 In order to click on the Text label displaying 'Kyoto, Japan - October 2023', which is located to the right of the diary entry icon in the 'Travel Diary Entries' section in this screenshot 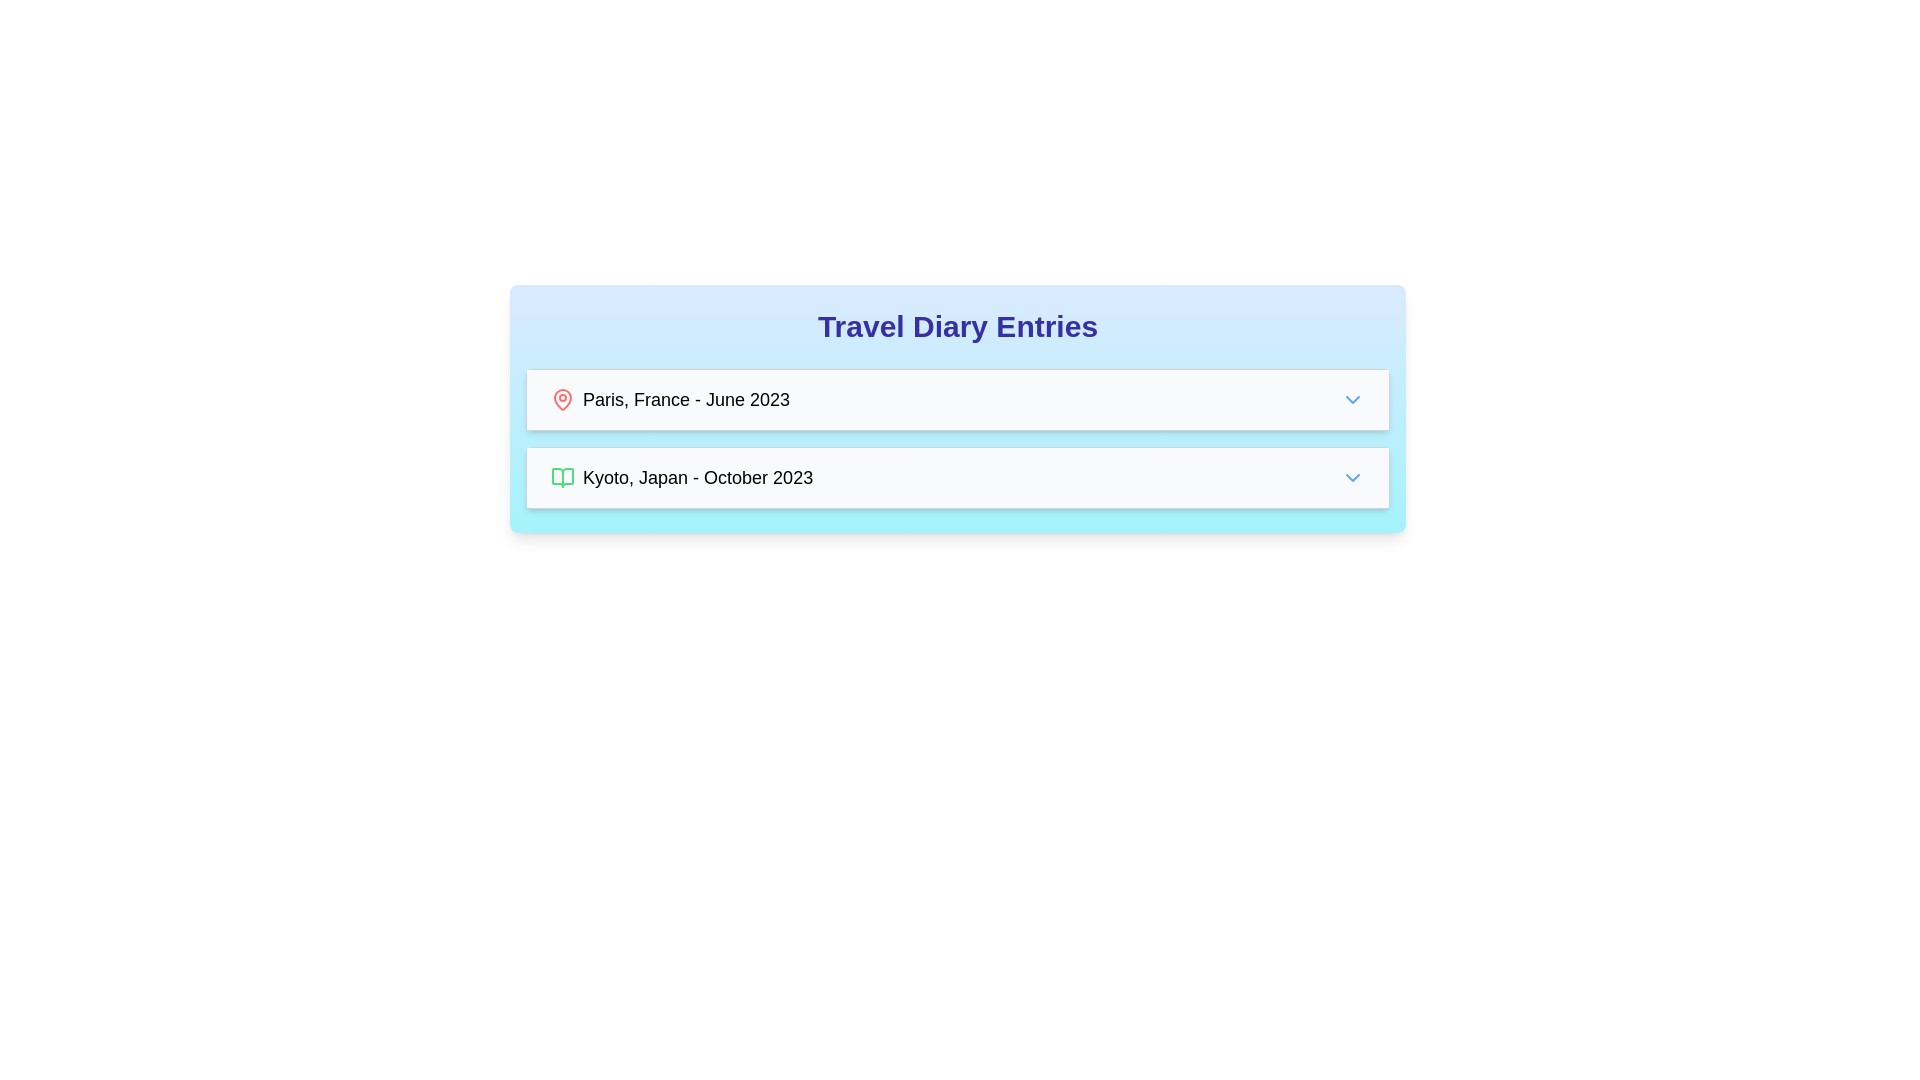, I will do `click(698, 478)`.